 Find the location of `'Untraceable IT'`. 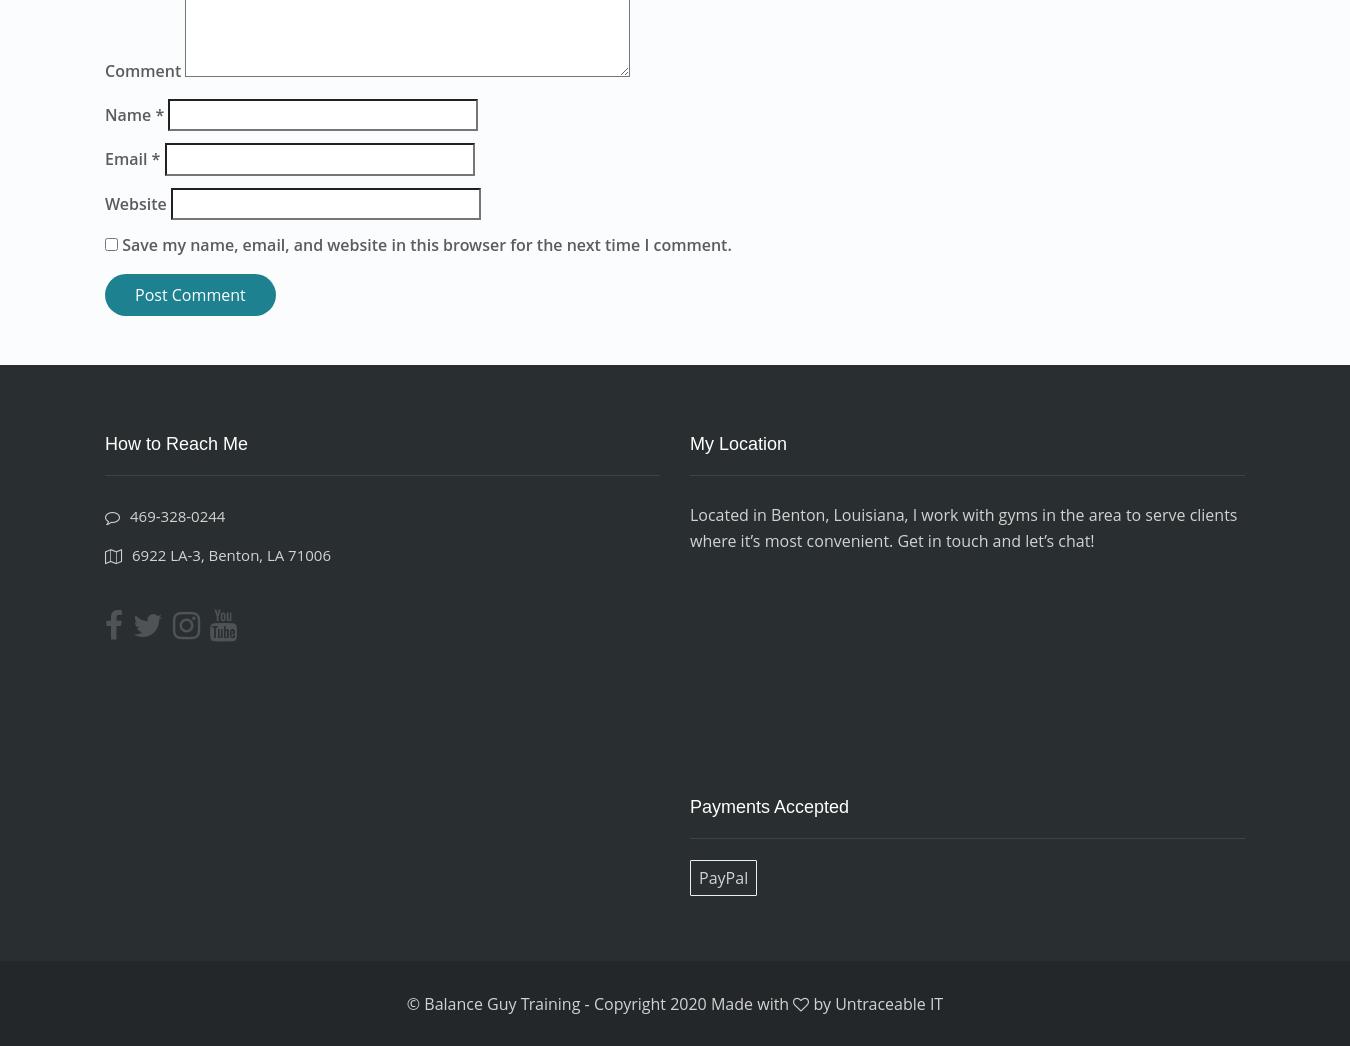

'Untraceable IT' is located at coordinates (888, 1003).